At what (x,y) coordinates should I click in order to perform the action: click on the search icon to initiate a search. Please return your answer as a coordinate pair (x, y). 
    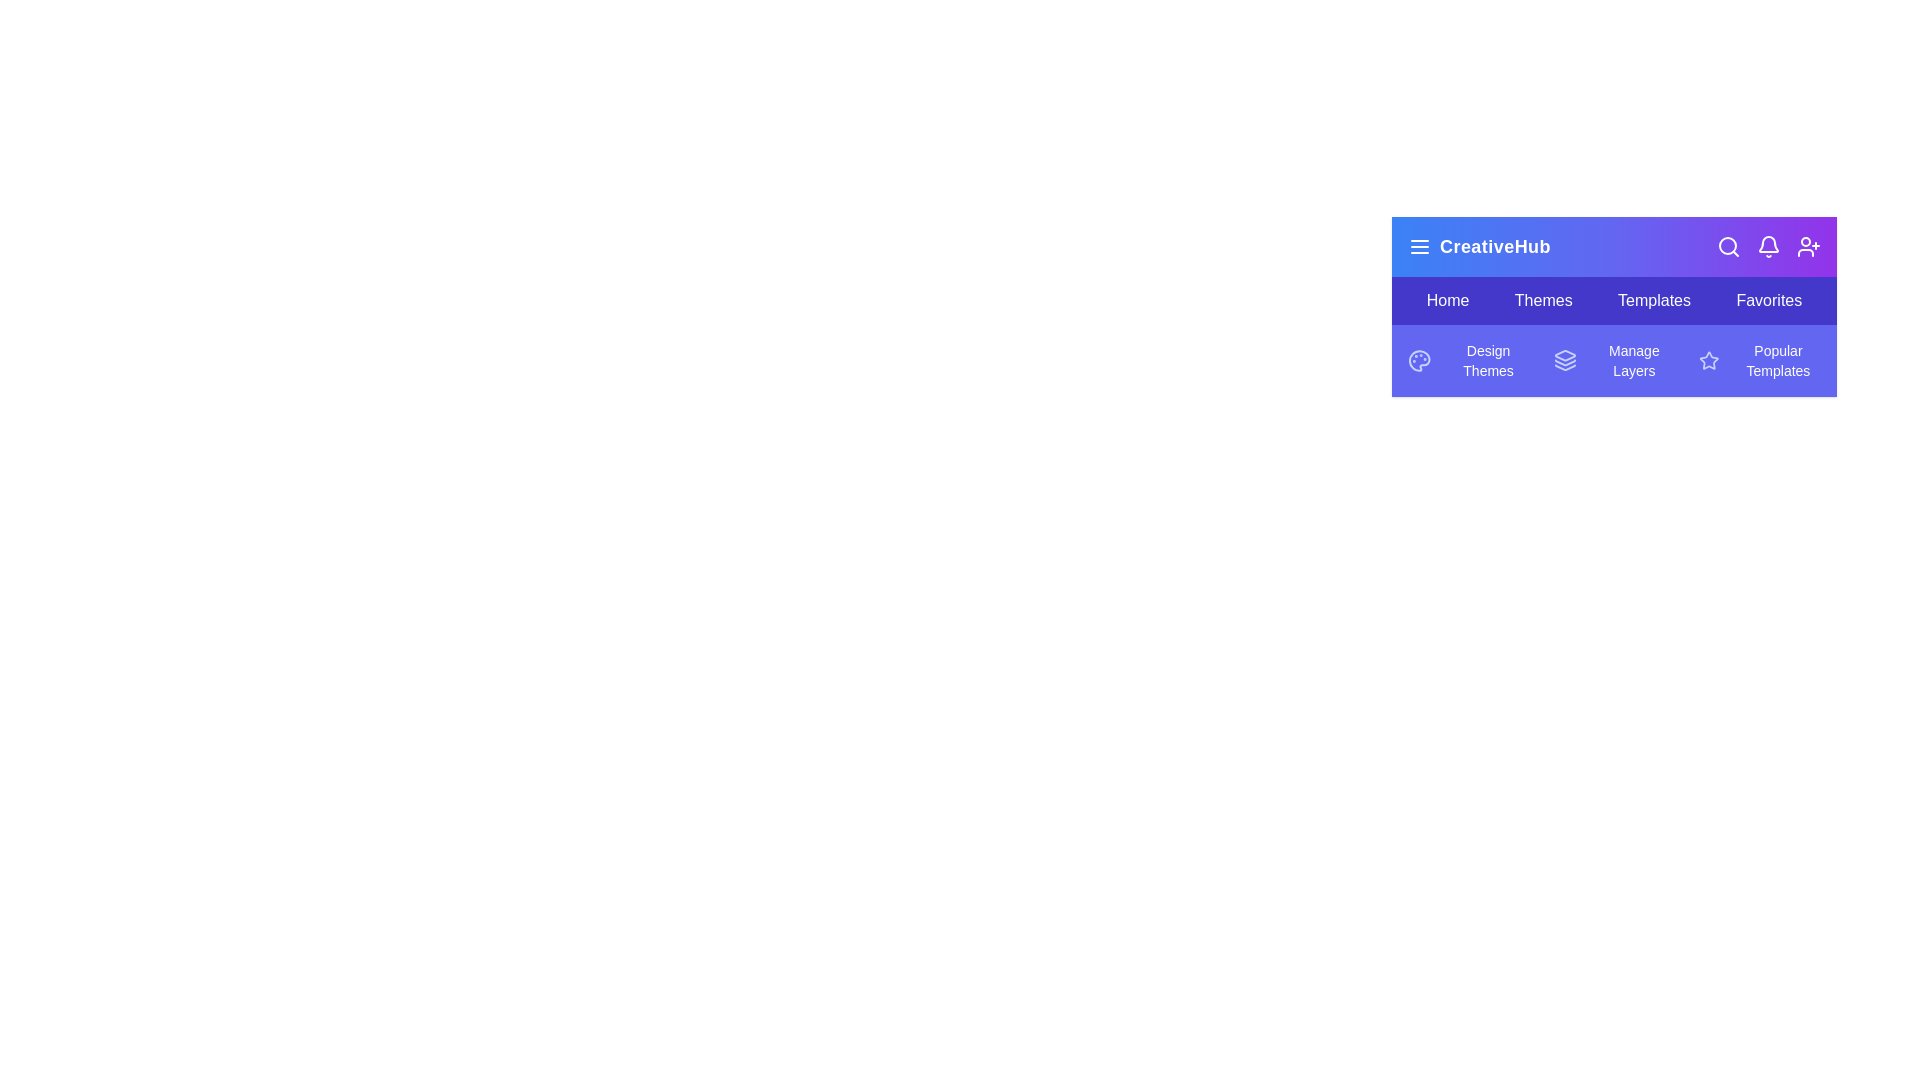
    Looking at the image, I should click on (1727, 245).